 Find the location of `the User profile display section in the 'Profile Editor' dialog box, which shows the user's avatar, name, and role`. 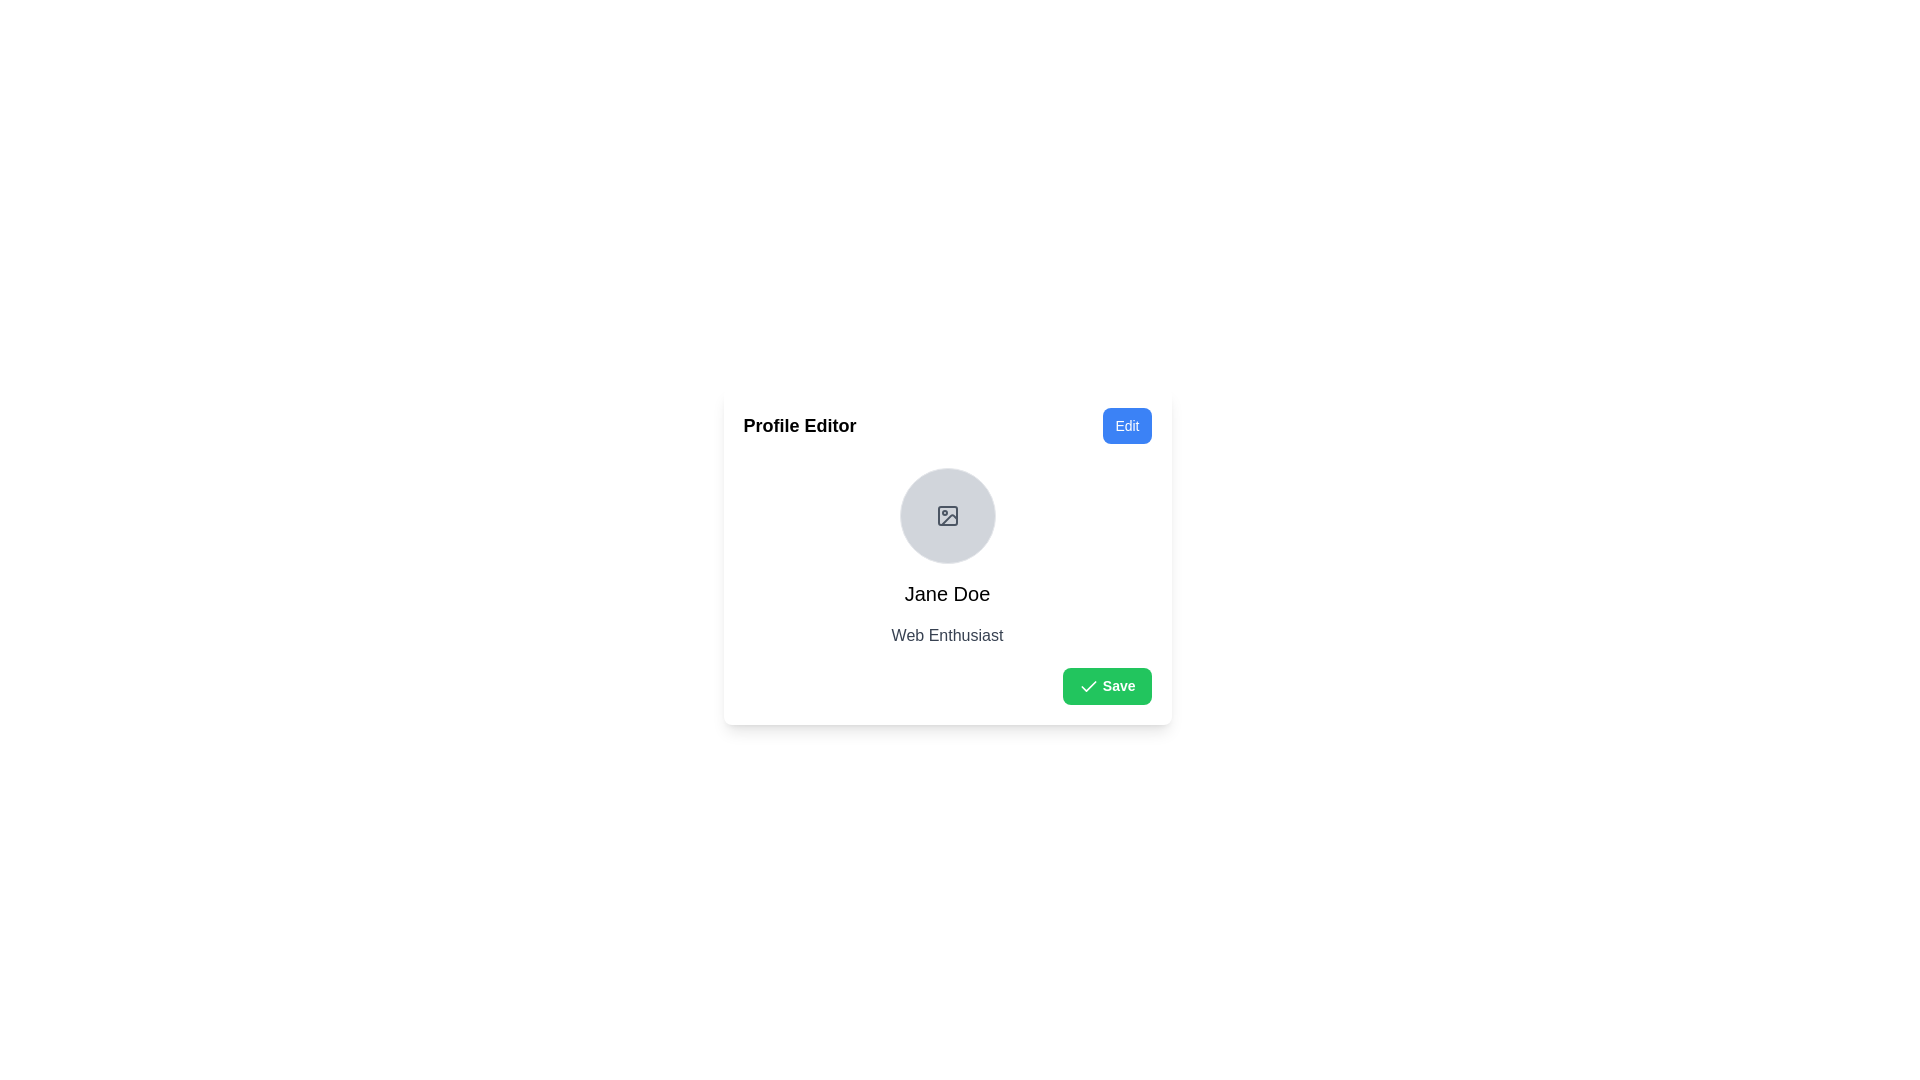

the User profile display section in the 'Profile Editor' dialog box, which shows the user's avatar, name, and role is located at coordinates (946, 558).